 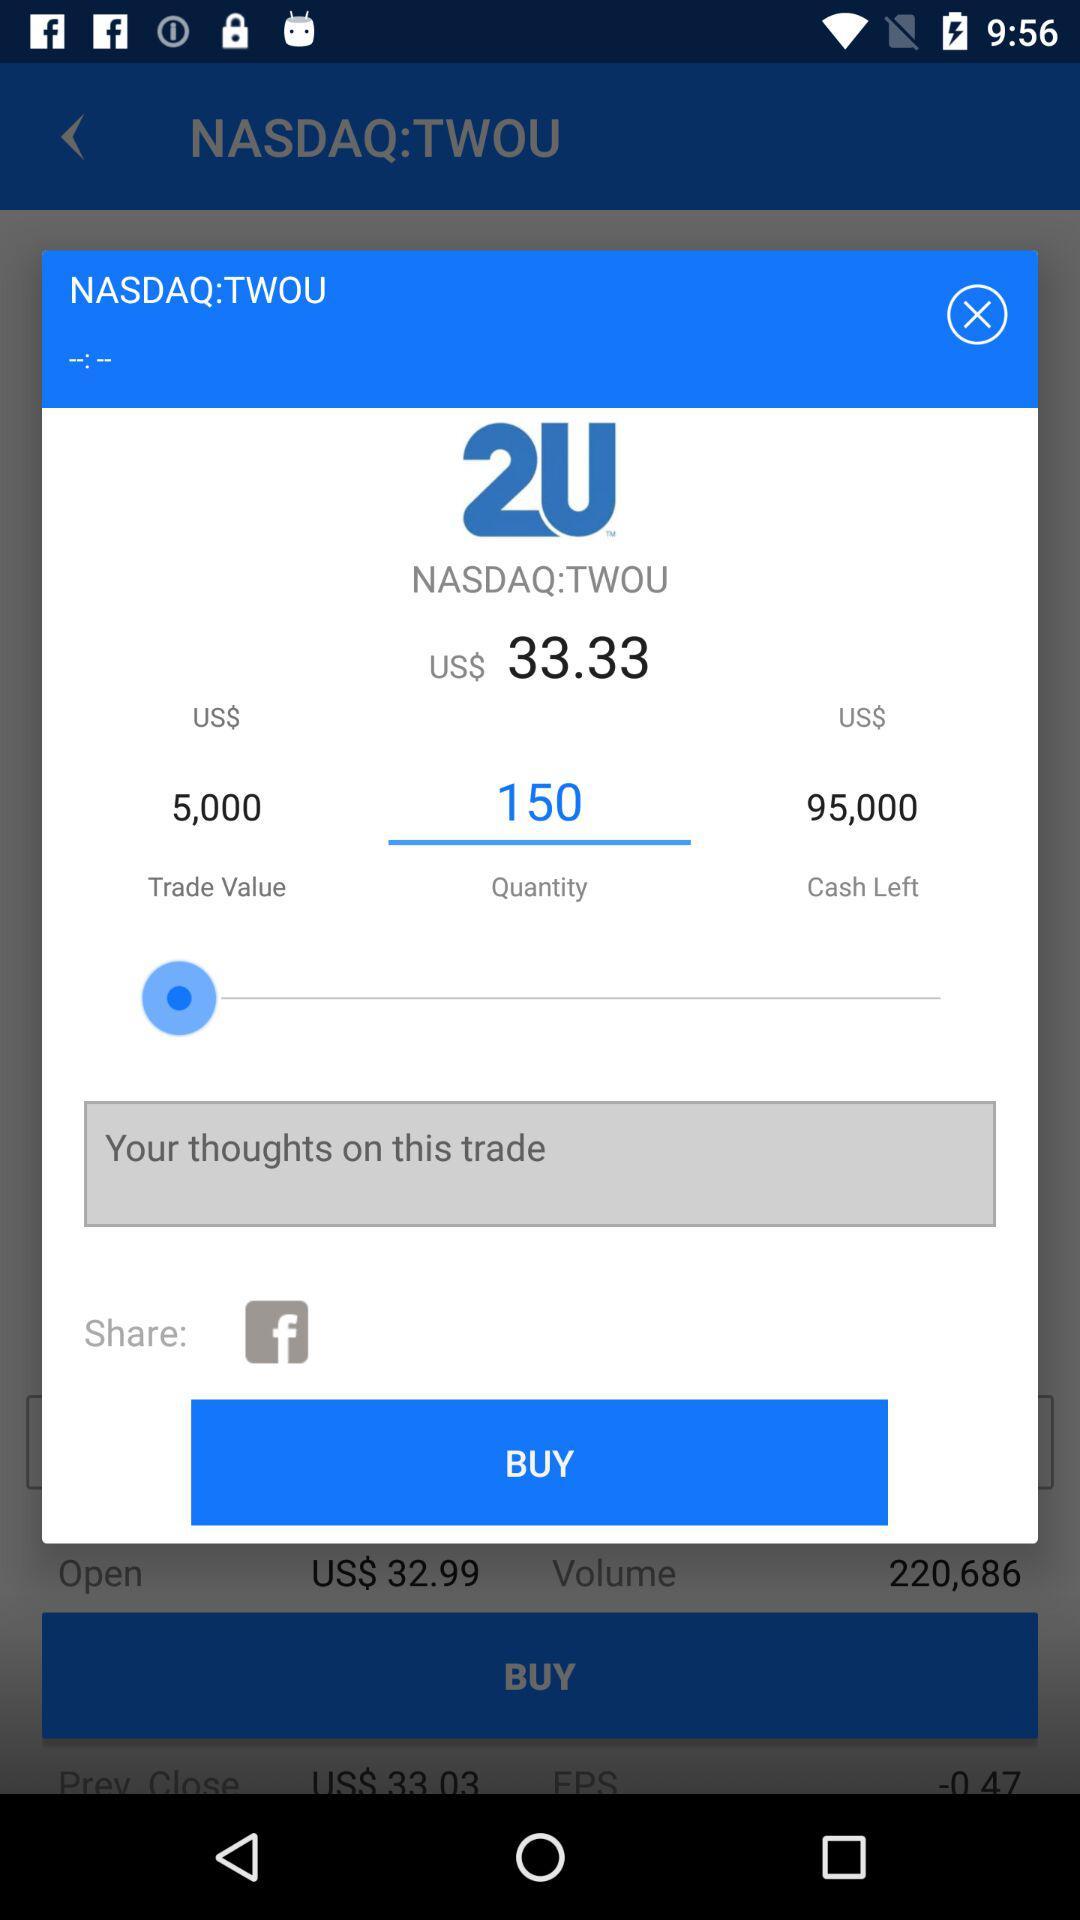 What do you see at coordinates (276, 1331) in the screenshot?
I see `the icon to the right of the share: icon` at bounding box center [276, 1331].